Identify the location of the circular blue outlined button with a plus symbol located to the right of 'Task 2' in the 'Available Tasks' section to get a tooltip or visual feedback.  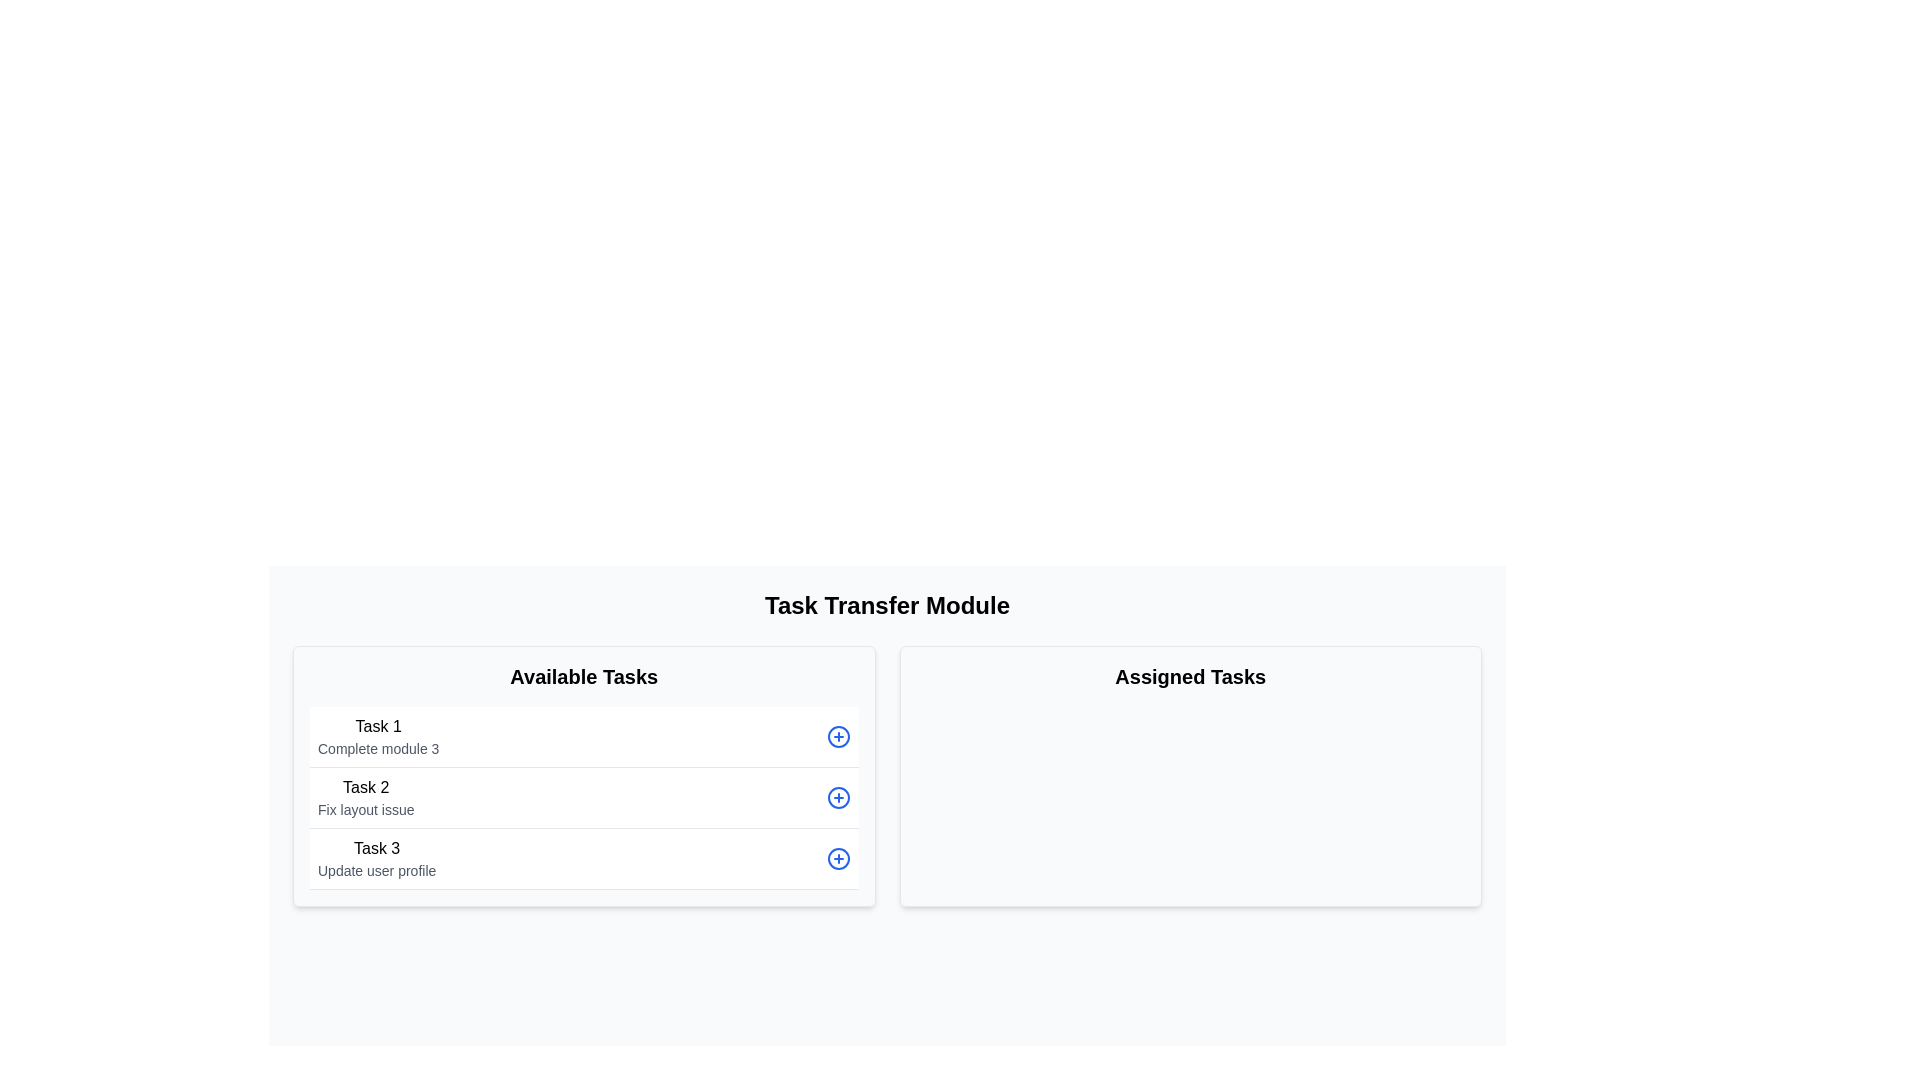
(838, 797).